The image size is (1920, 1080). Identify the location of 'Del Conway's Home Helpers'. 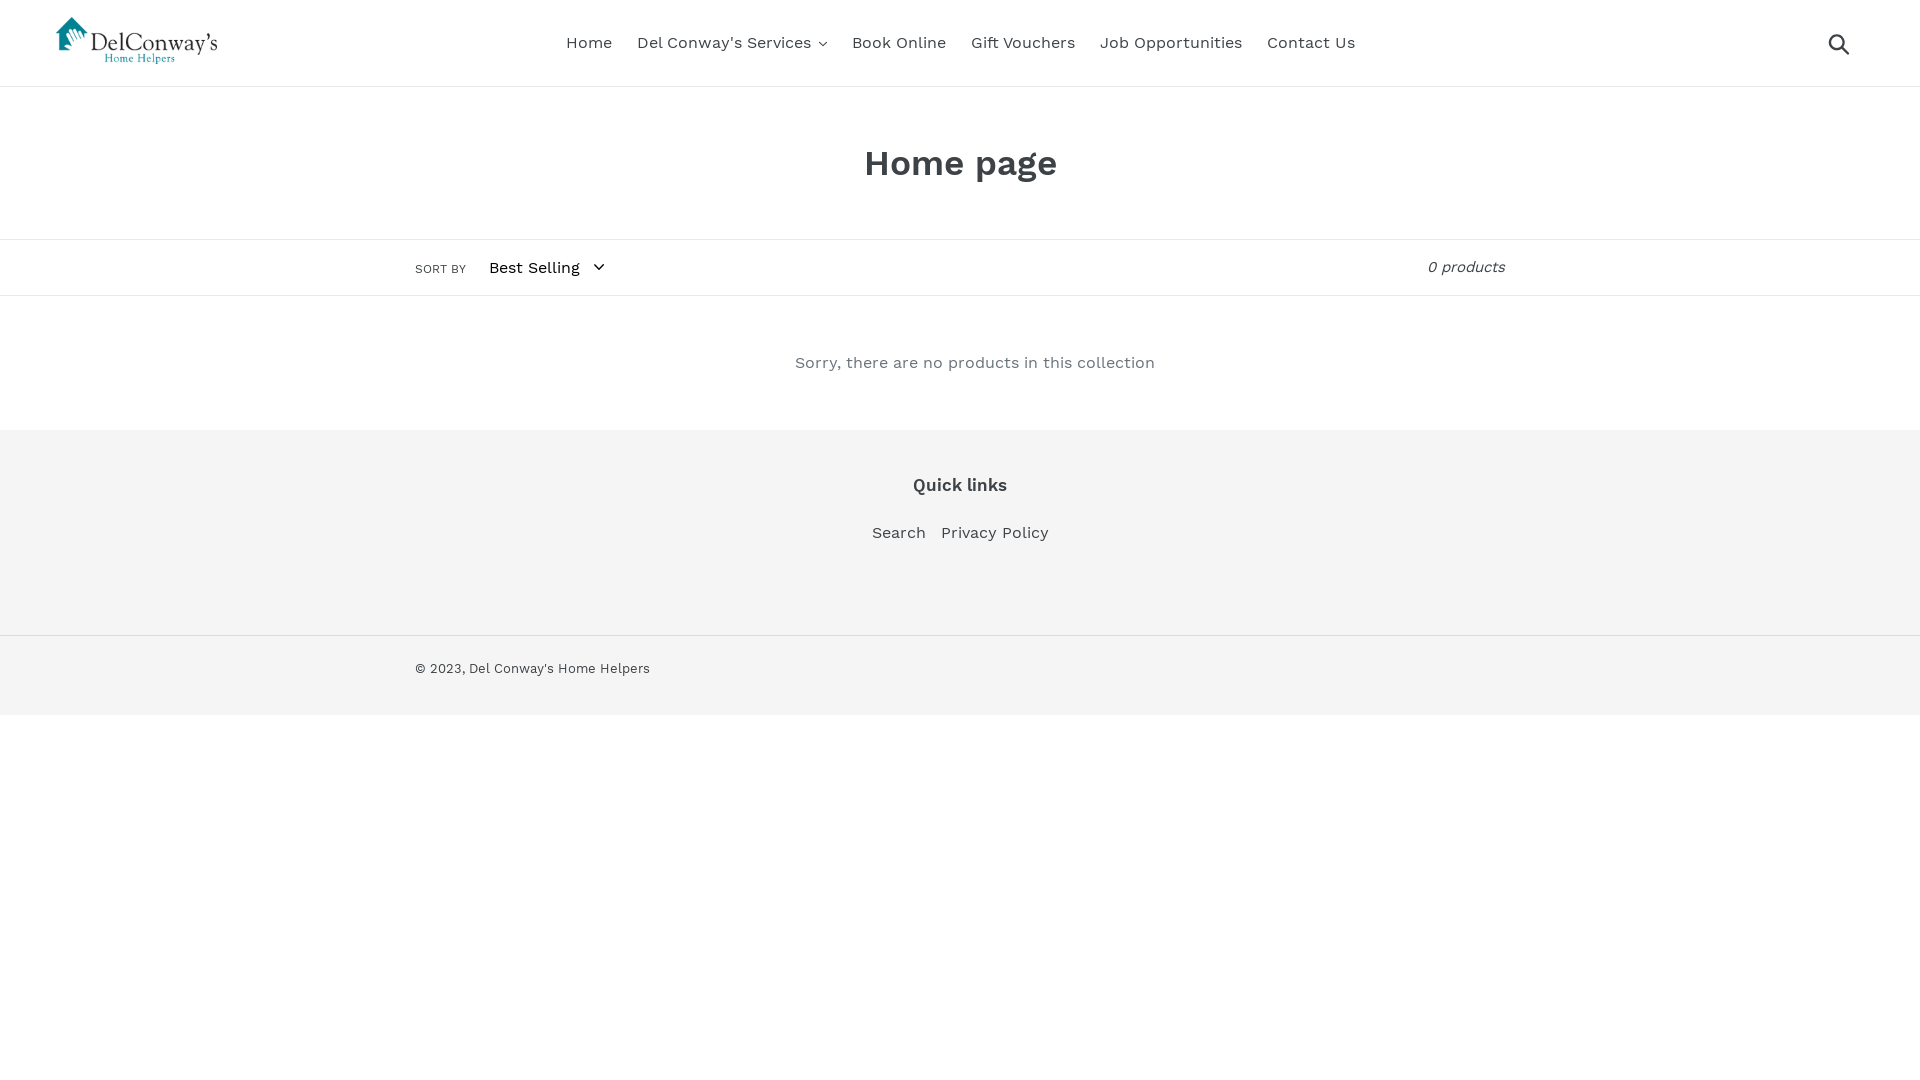
(468, 668).